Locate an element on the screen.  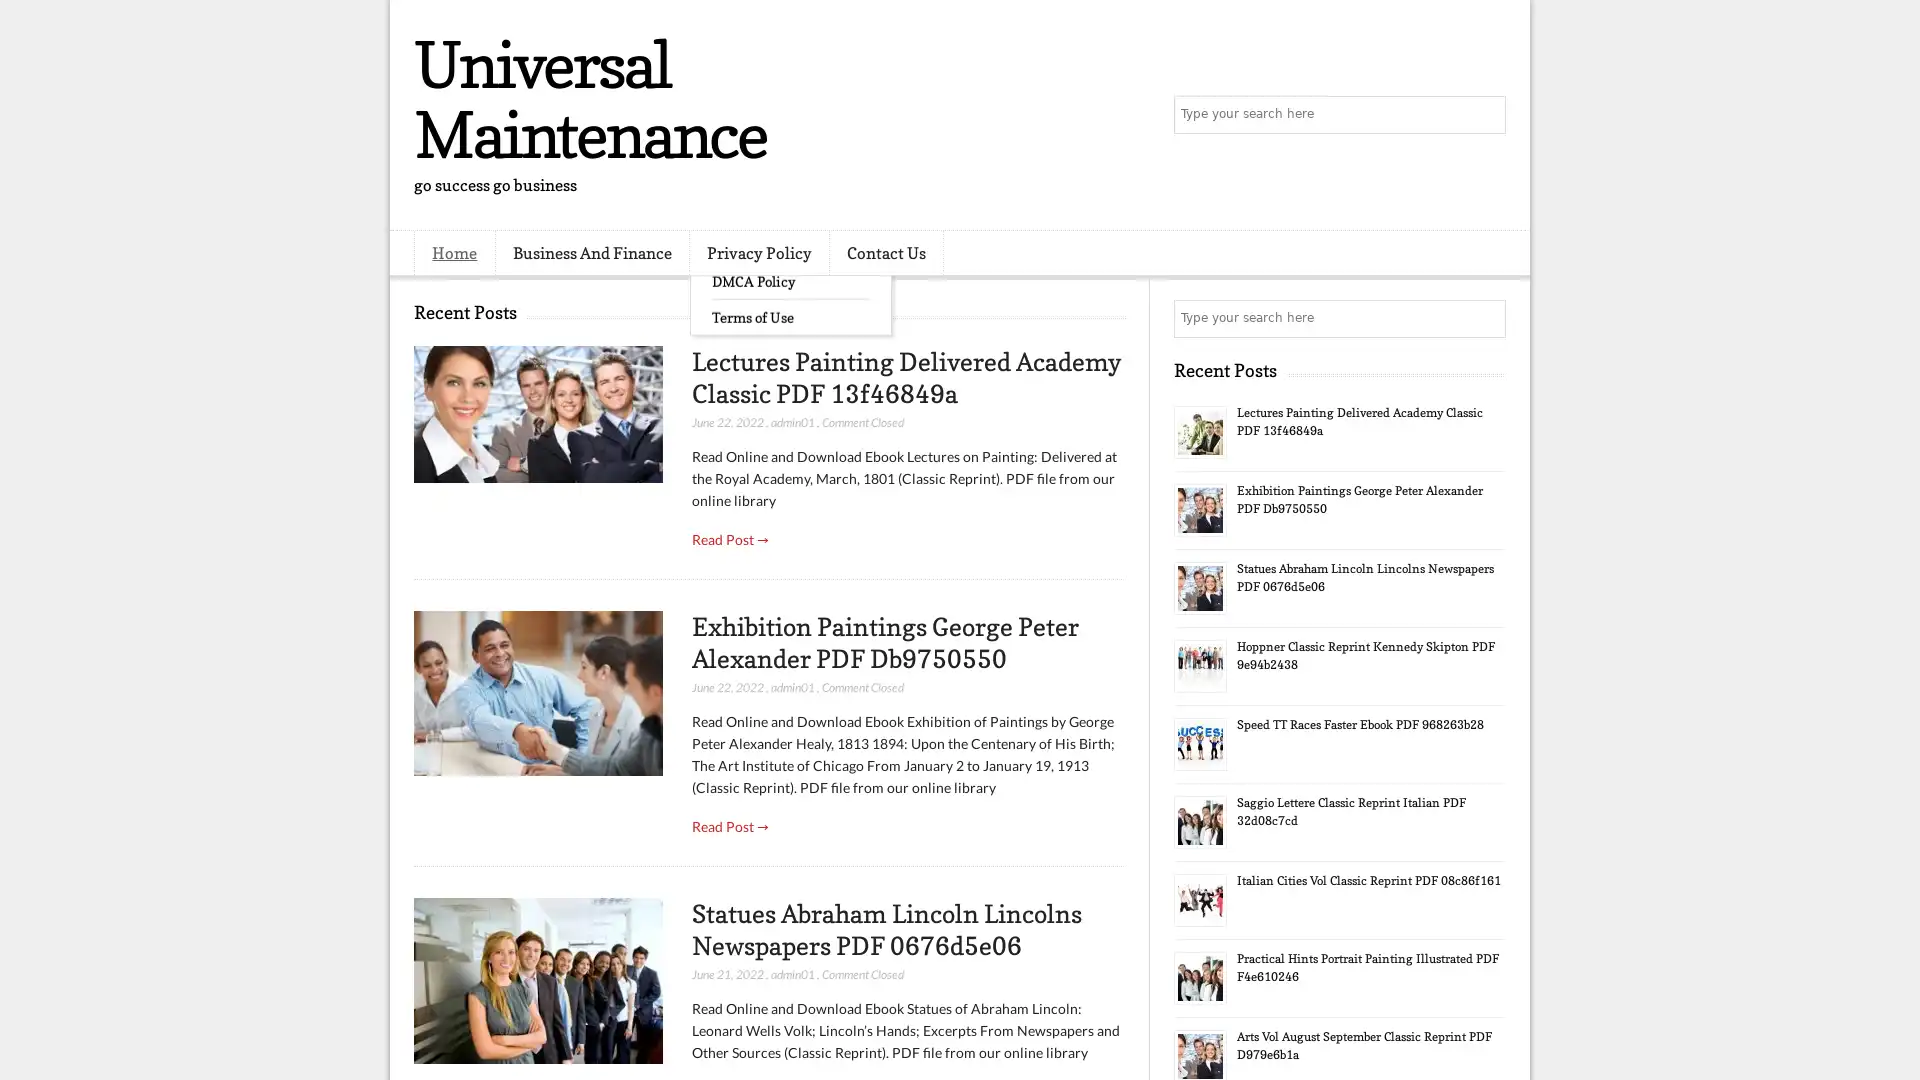
Search is located at coordinates (1485, 115).